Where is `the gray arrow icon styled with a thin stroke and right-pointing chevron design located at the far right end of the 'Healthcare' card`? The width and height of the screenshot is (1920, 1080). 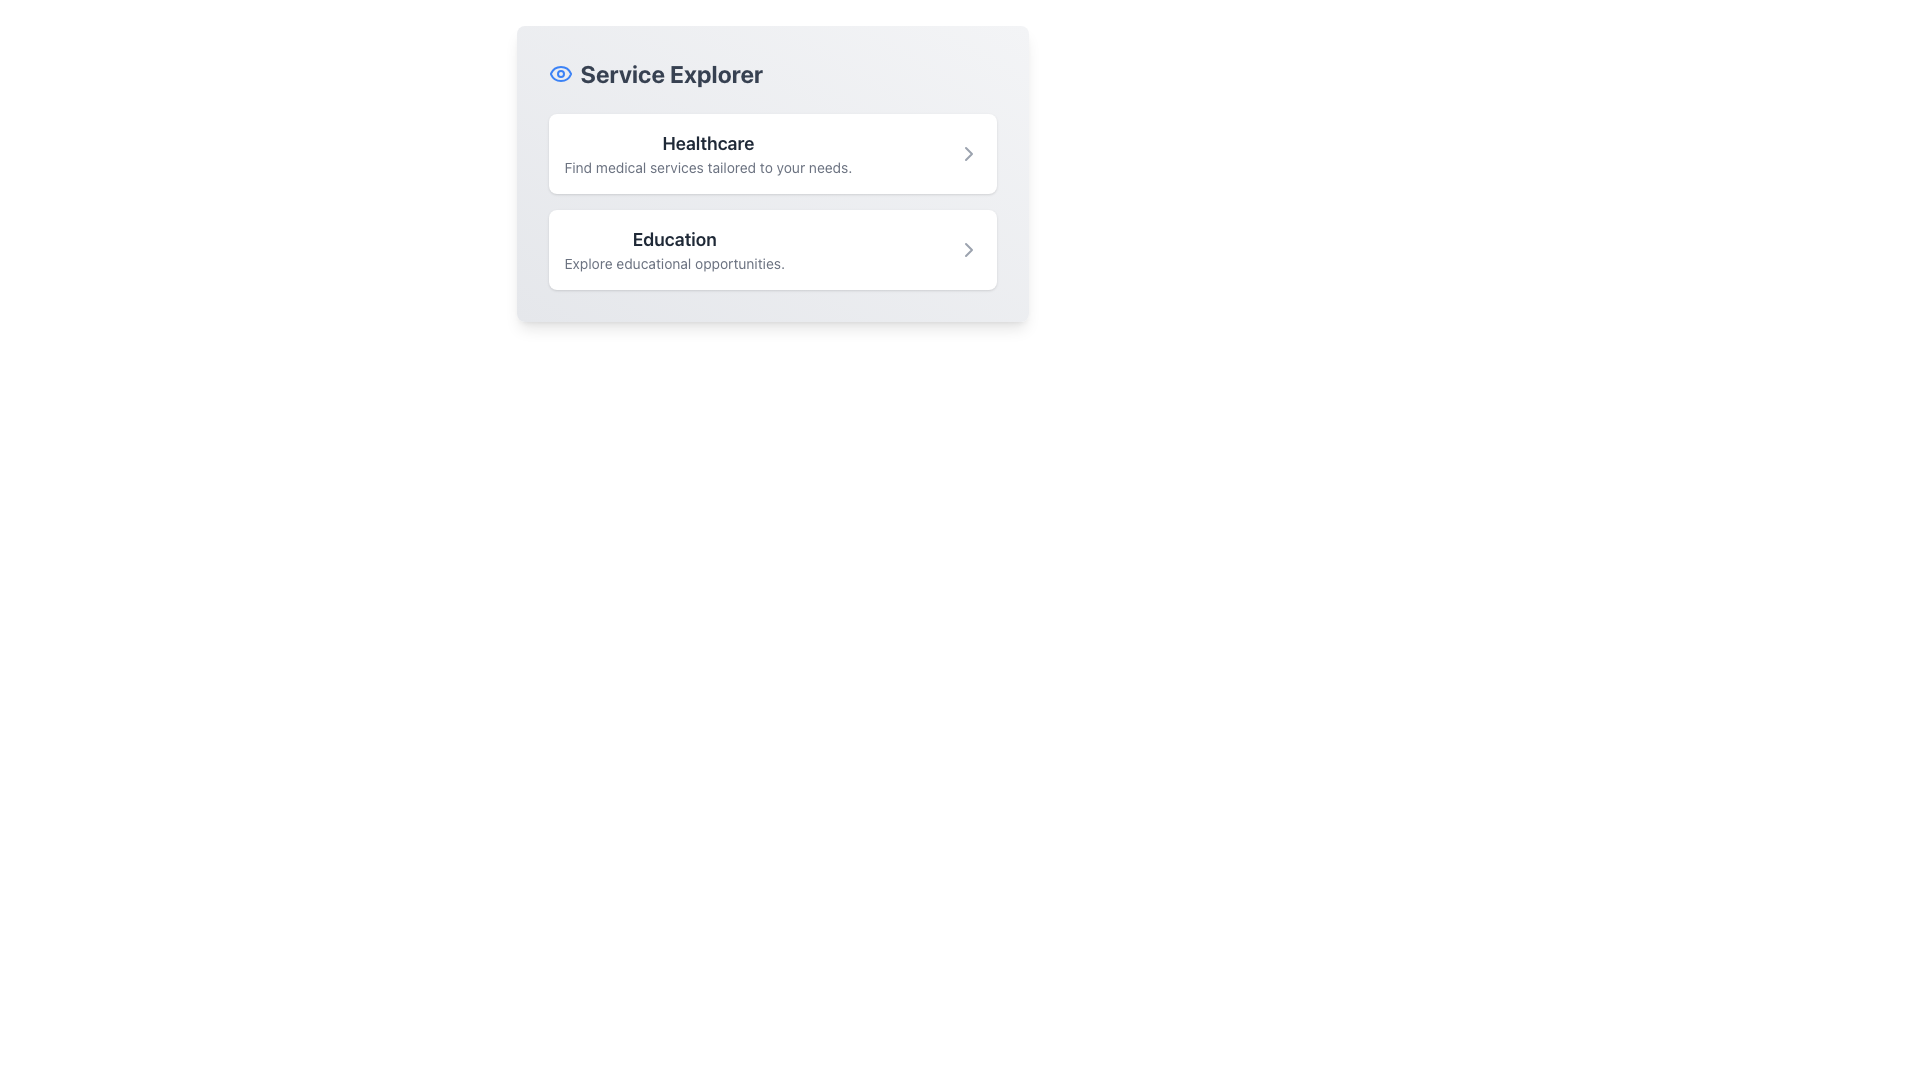
the gray arrow icon styled with a thin stroke and right-pointing chevron design located at the far right end of the 'Healthcare' card is located at coordinates (968, 153).